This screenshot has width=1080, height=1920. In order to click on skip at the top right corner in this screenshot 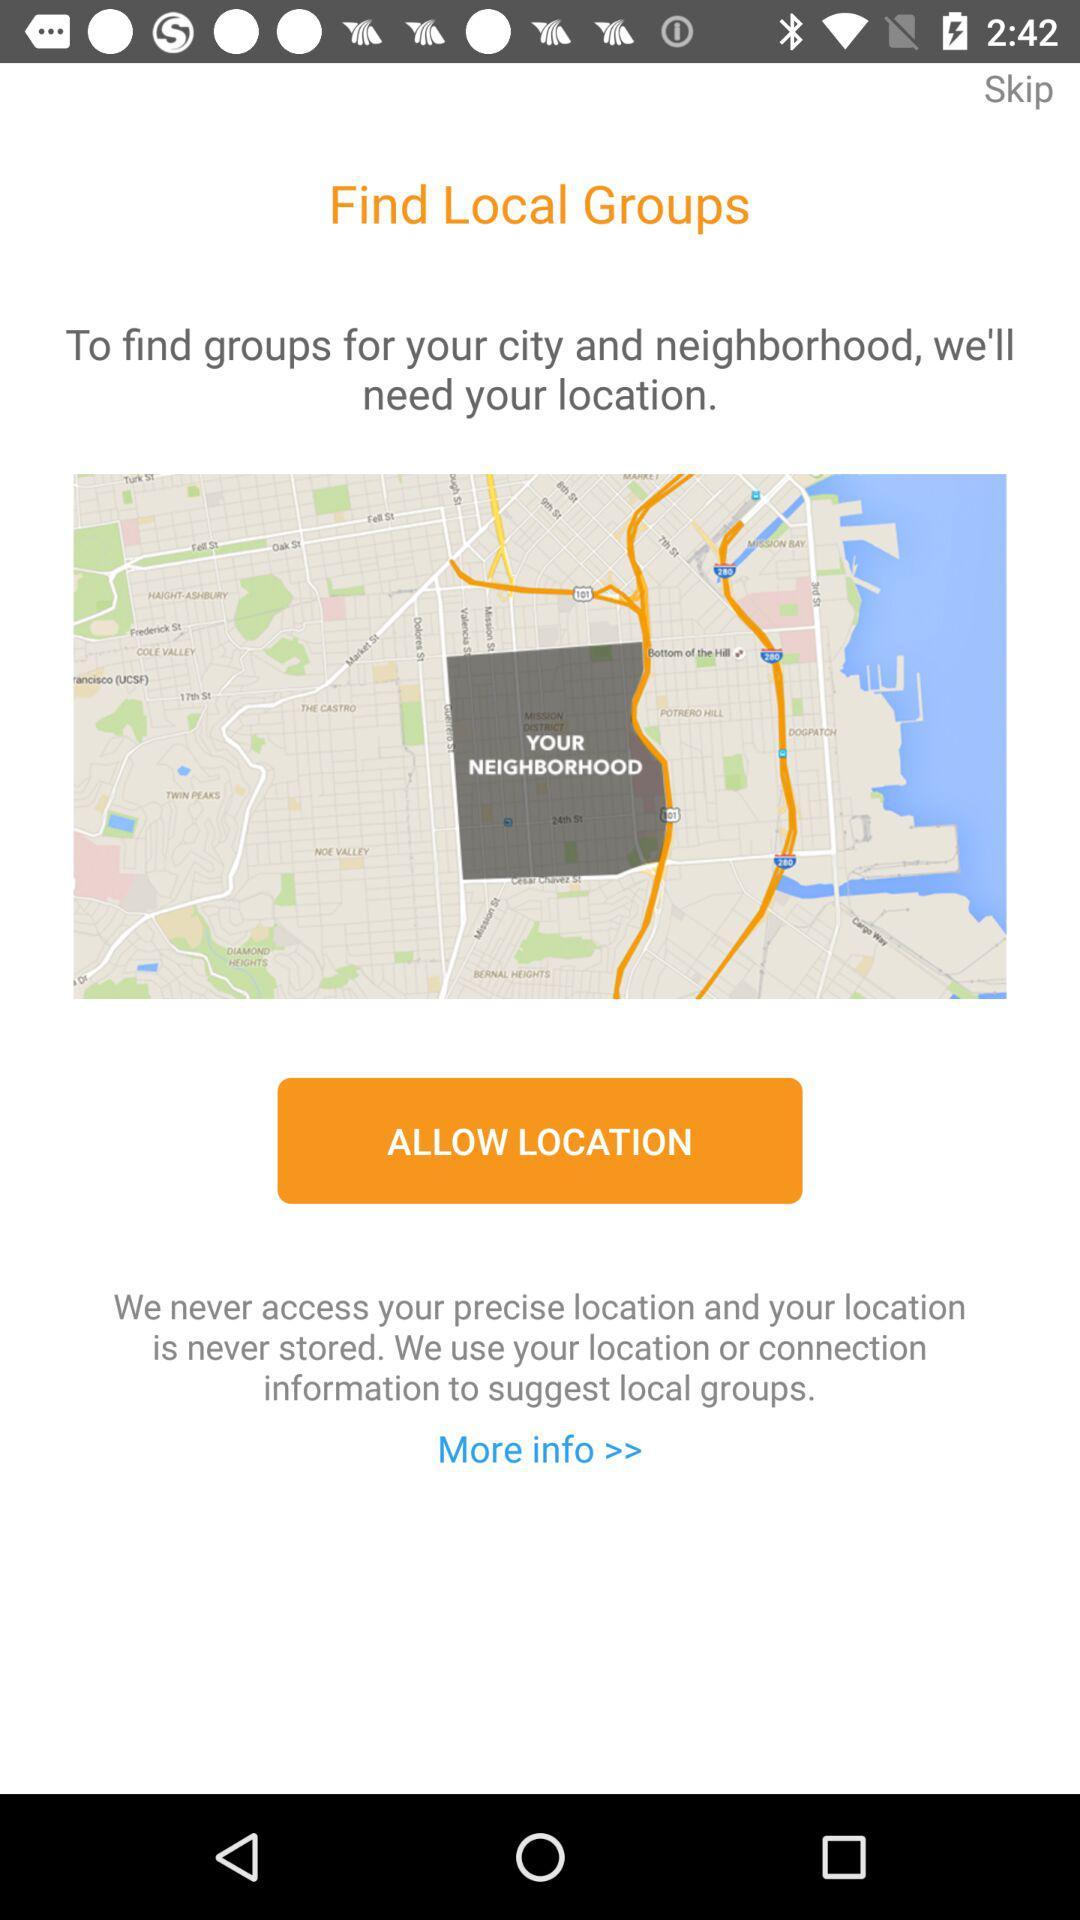, I will do `click(1018, 101)`.